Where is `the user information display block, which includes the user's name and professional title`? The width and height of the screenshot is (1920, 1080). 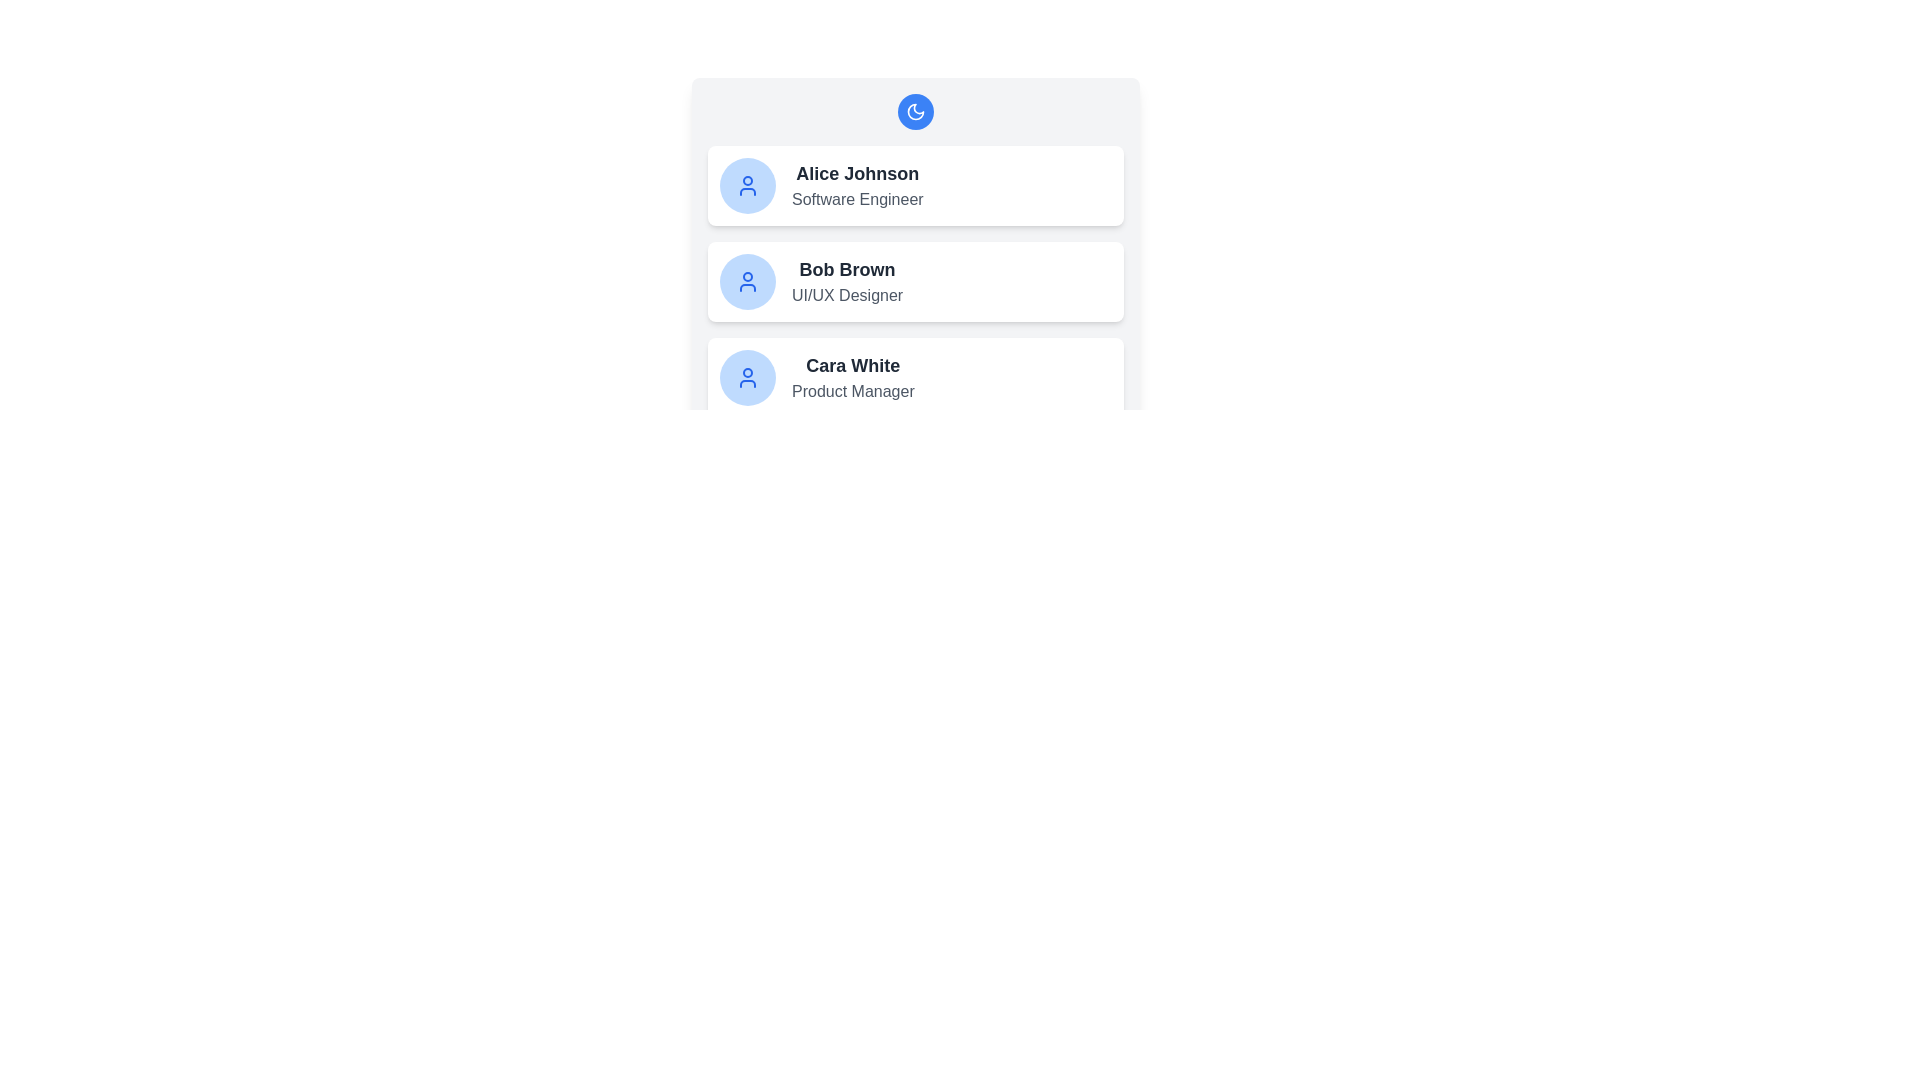 the user information display block, which includes the user's name and professional title is located at coordinates (857, 185).